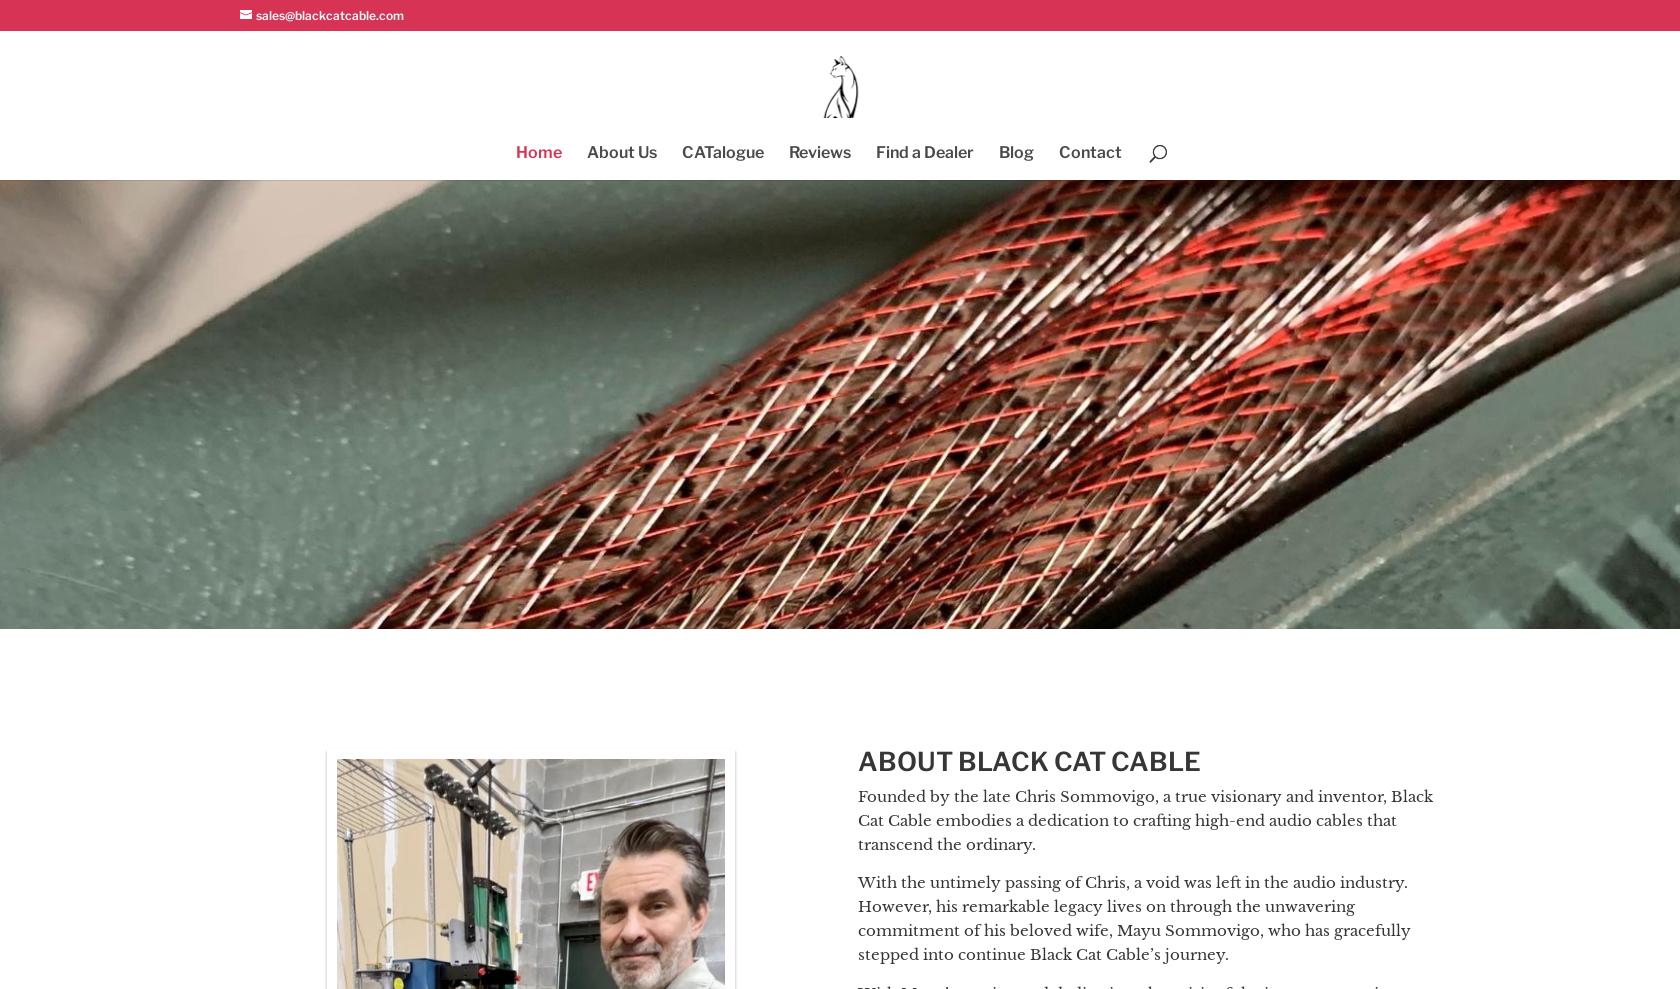 The image size is (1680, 989). I want to click on 'Blog', so click(1014, 151).